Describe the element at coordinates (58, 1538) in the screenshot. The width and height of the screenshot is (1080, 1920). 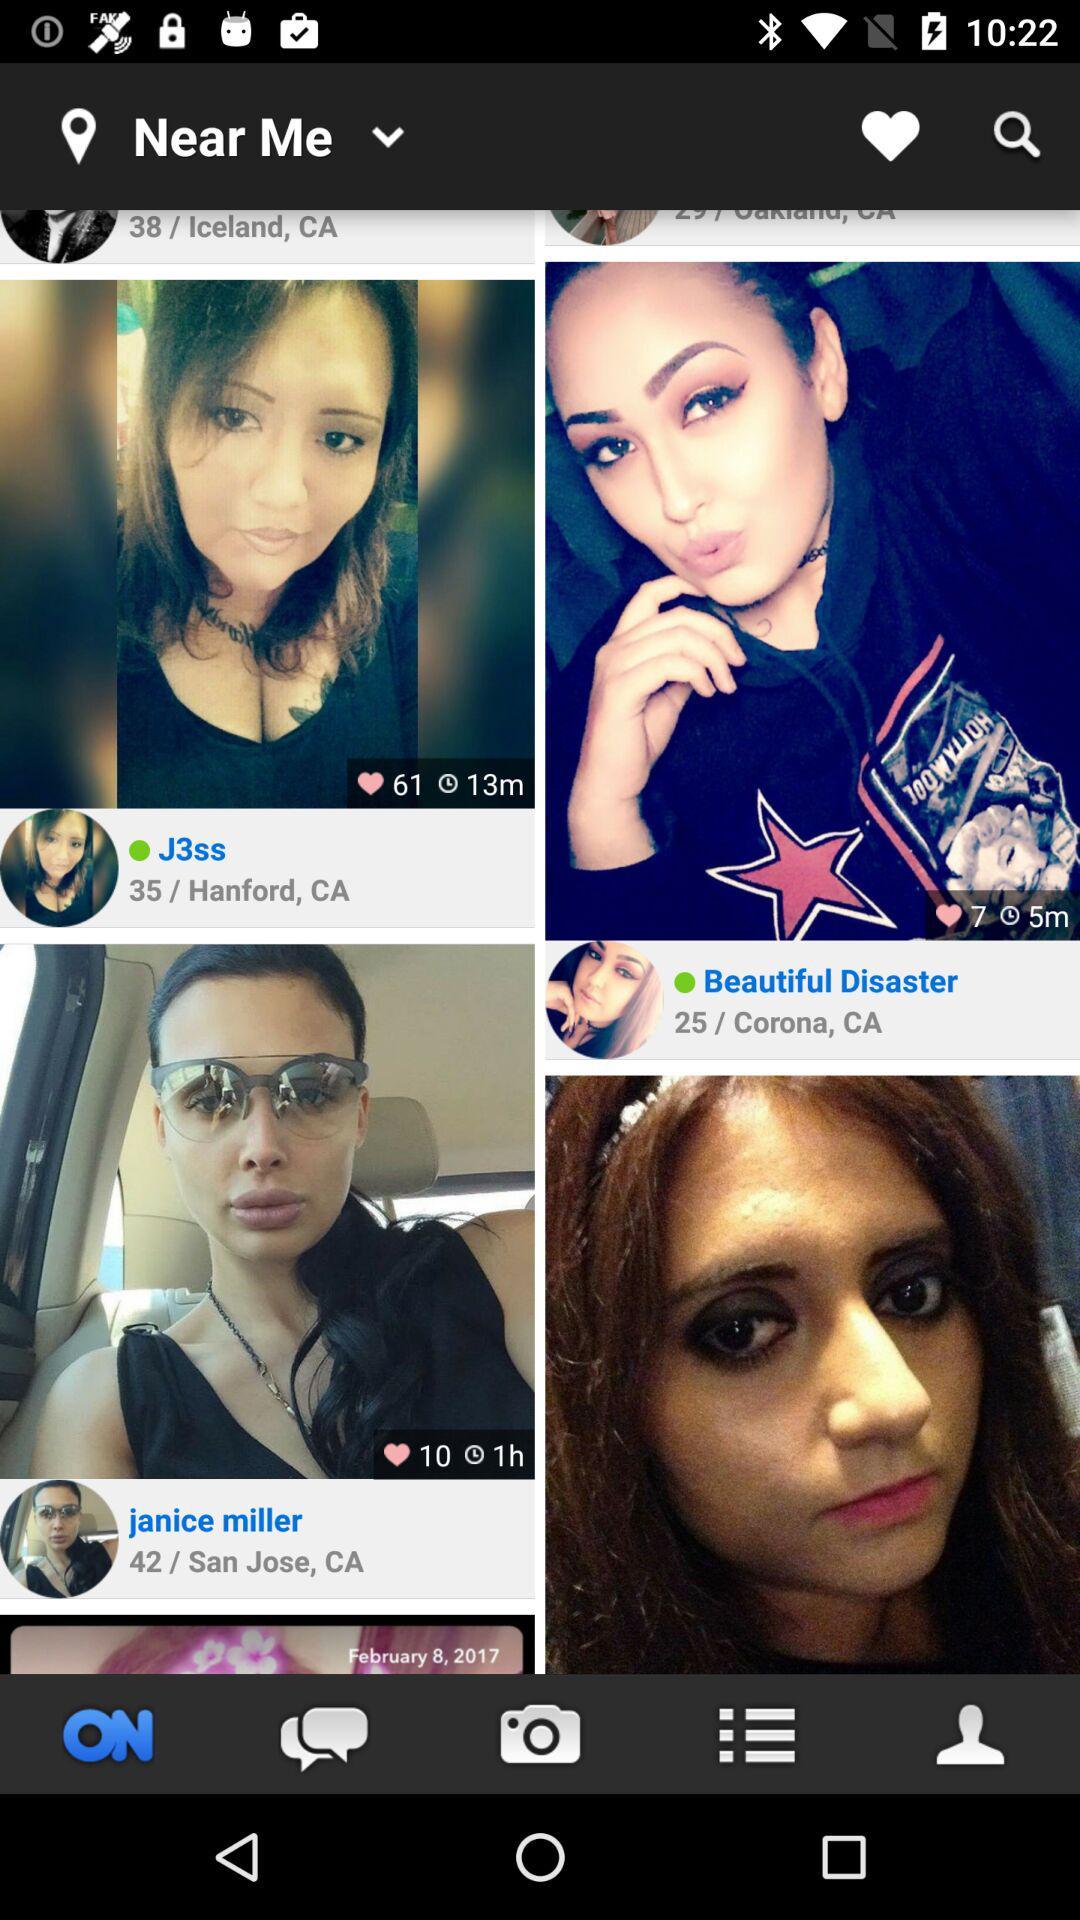
I see `open image` at that location.